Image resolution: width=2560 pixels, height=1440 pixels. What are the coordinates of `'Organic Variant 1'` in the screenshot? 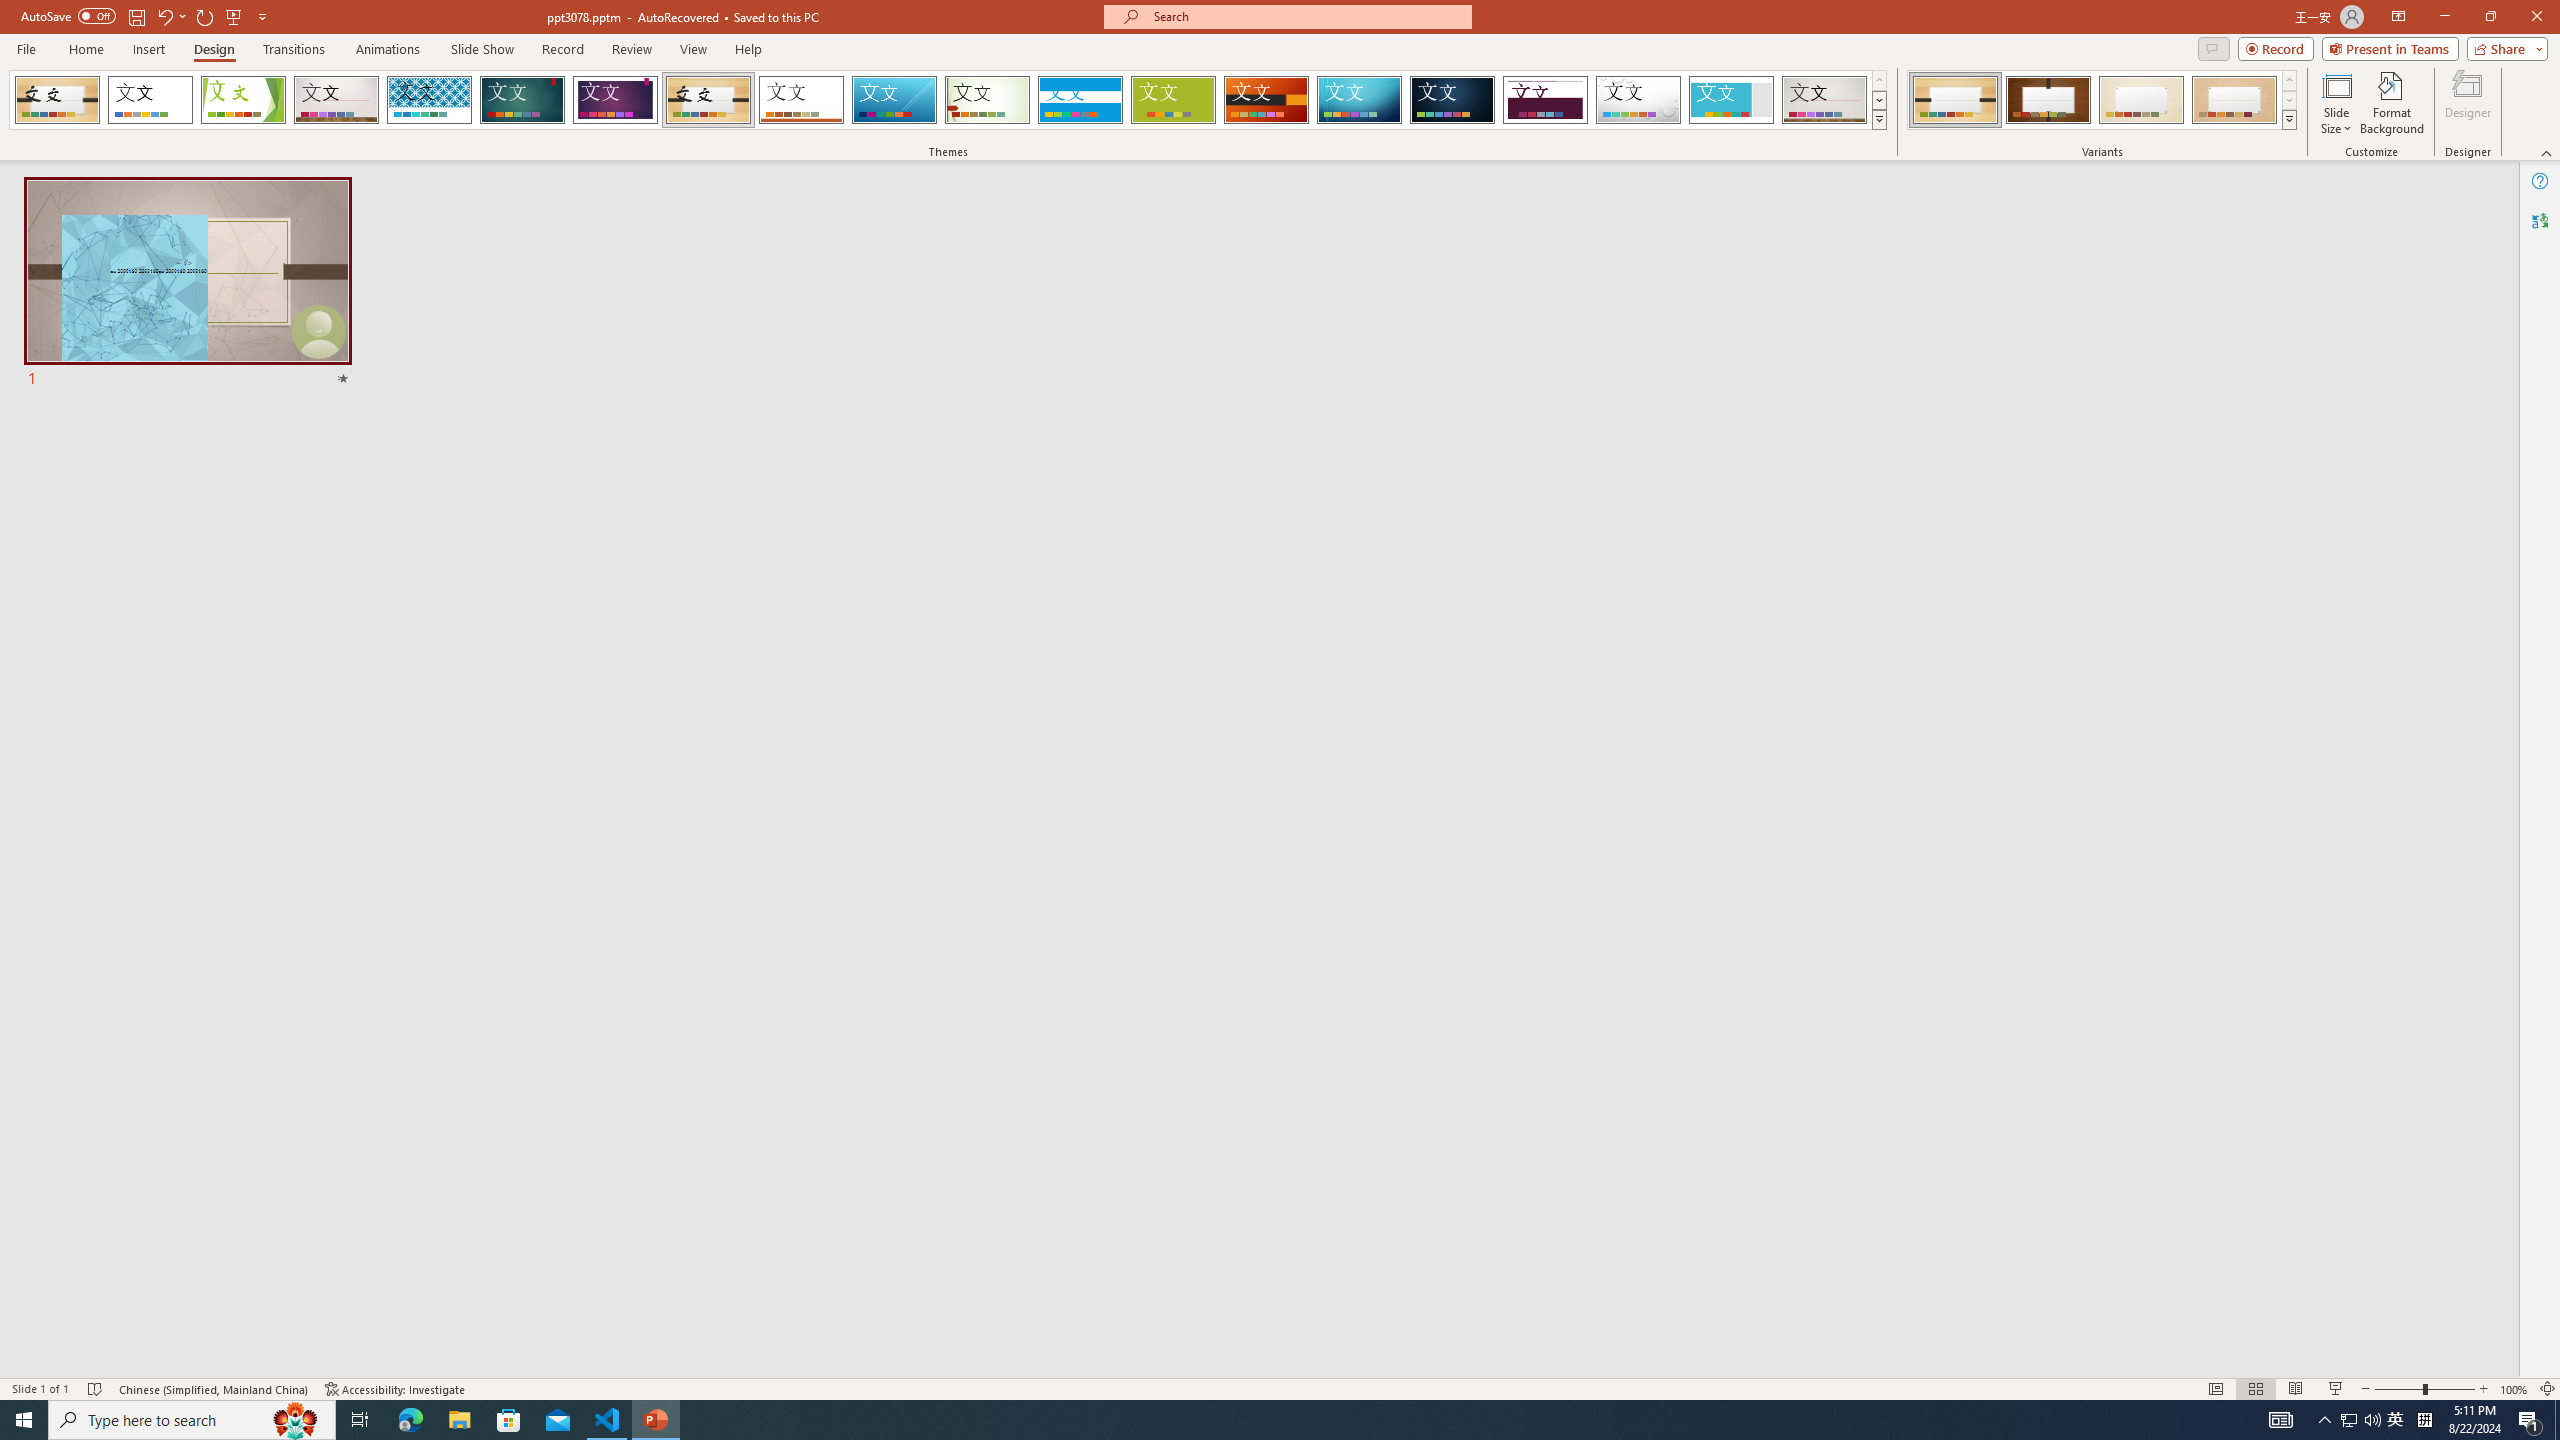 It's located at (1954, 99).